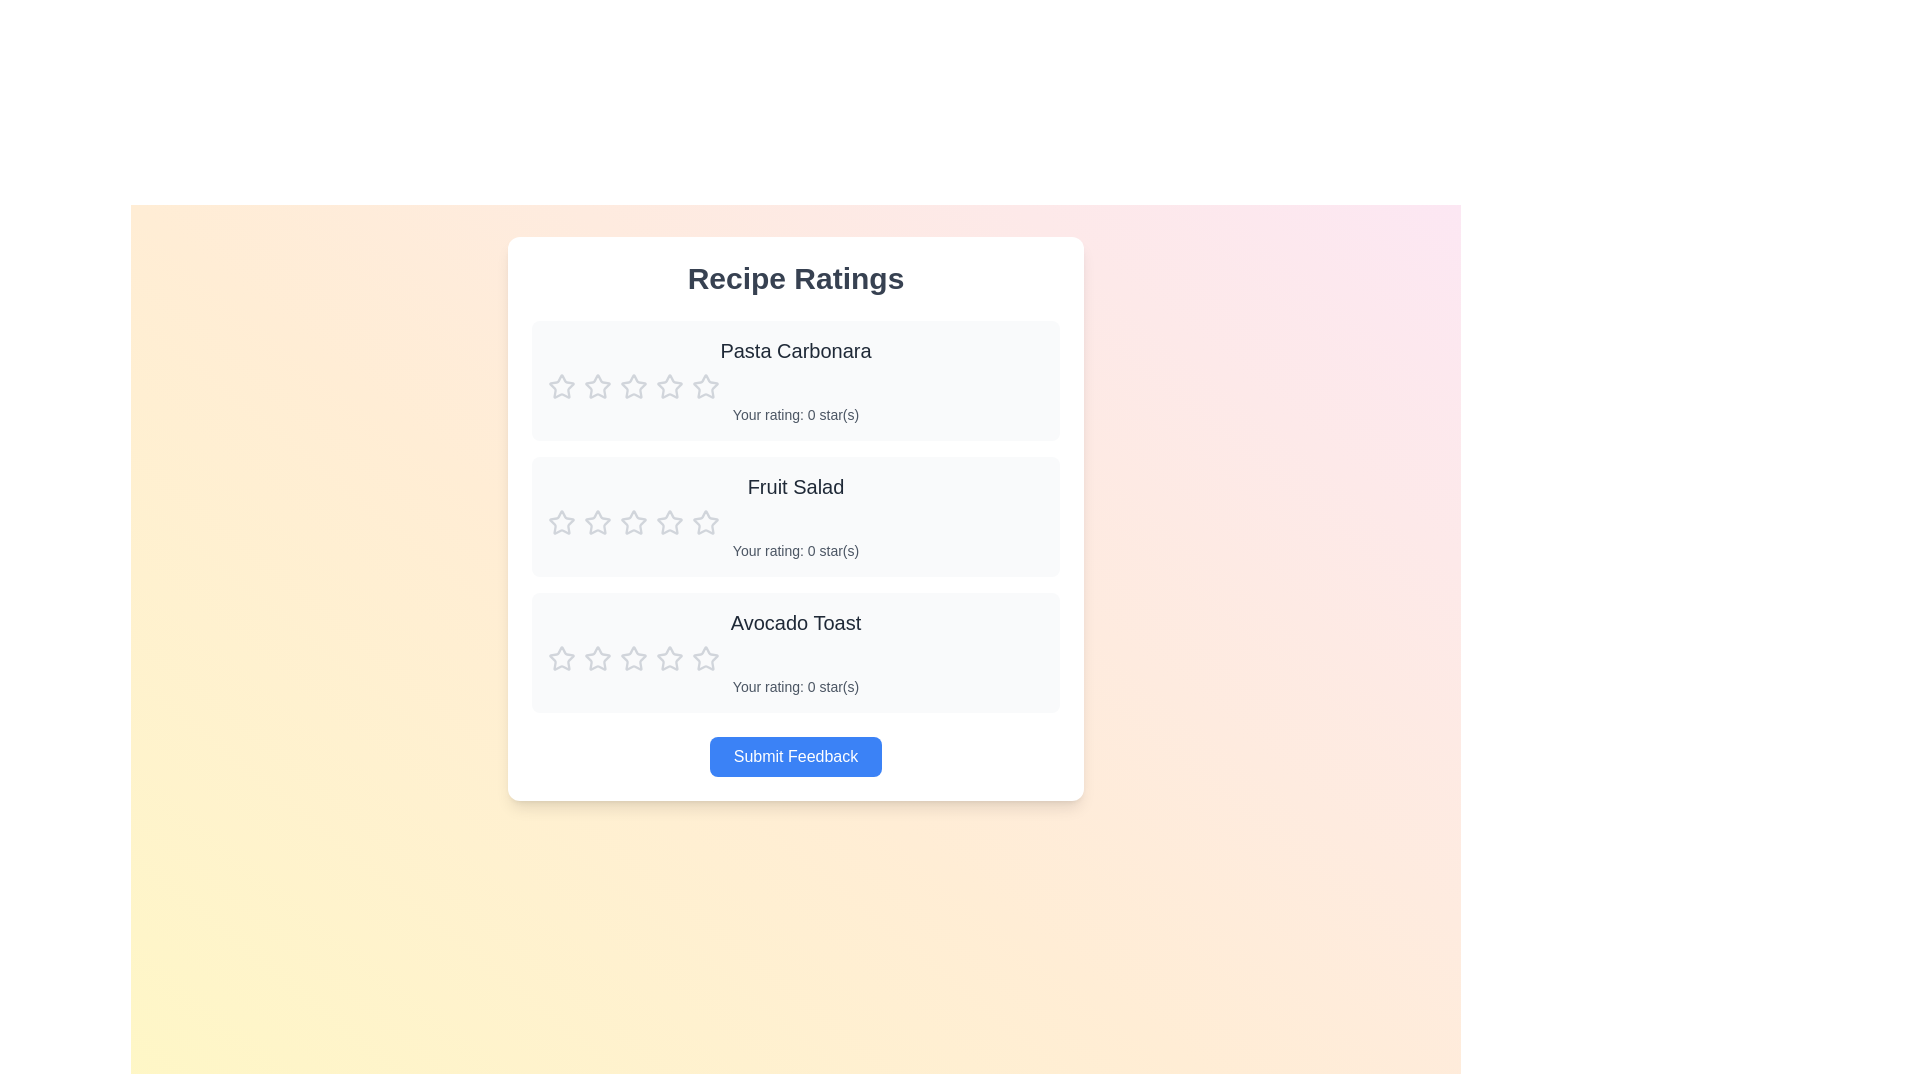 Image resolution: width=1920 pixels, height=1080 pixels. Describe the element at coordinates (795, 622) in the screenshot. I see `the text label displaying 'Avocado Toast'` at that location.